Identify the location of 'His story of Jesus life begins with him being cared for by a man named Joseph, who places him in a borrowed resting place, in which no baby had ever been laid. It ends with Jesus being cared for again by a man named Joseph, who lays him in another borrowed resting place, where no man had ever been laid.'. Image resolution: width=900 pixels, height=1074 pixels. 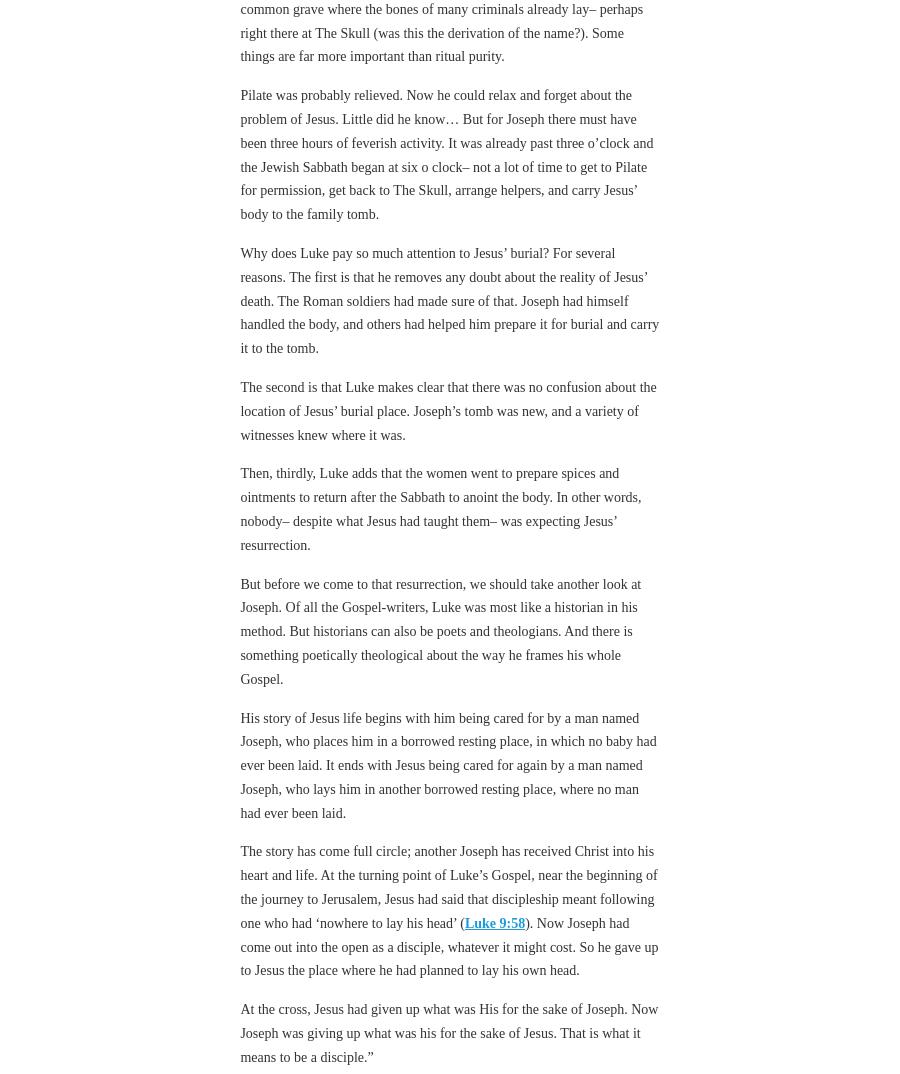
(239, 764).